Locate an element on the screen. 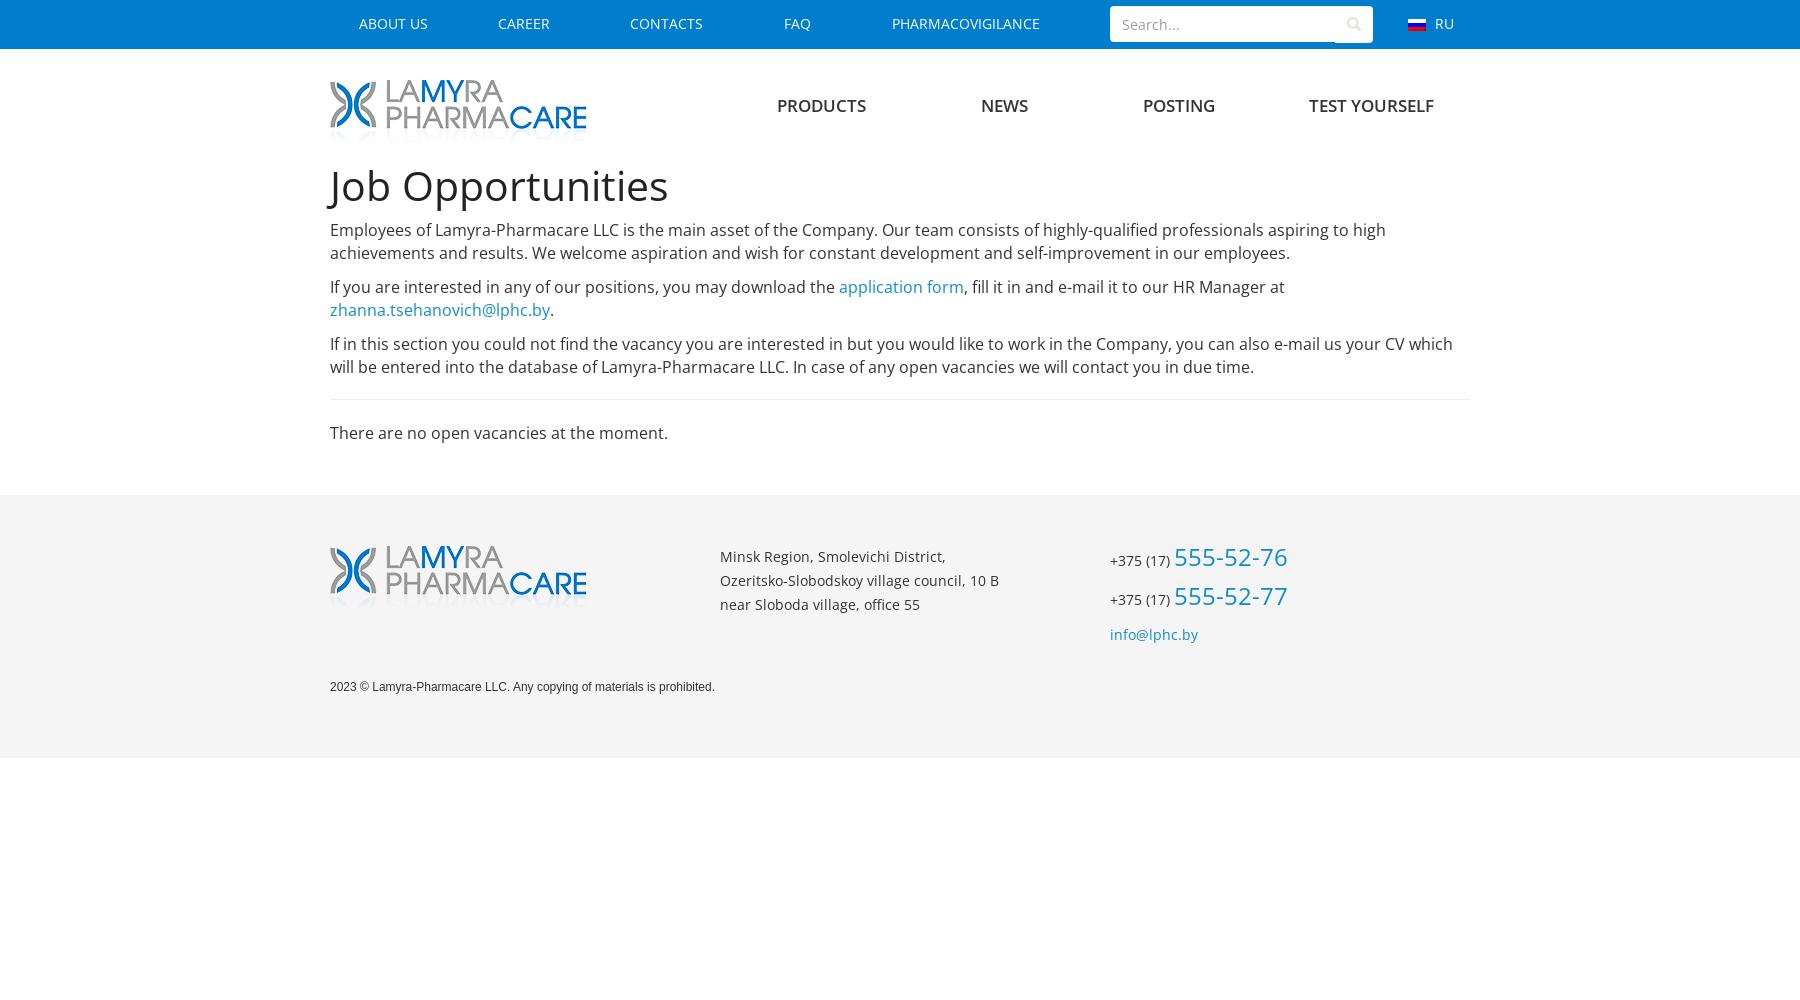 This screenshot has height=1000, width=1800. '2023 © Lamyra-Pharmacare LLC. Any copying of materials is prohibited.' is located at coordinates (522, 687).